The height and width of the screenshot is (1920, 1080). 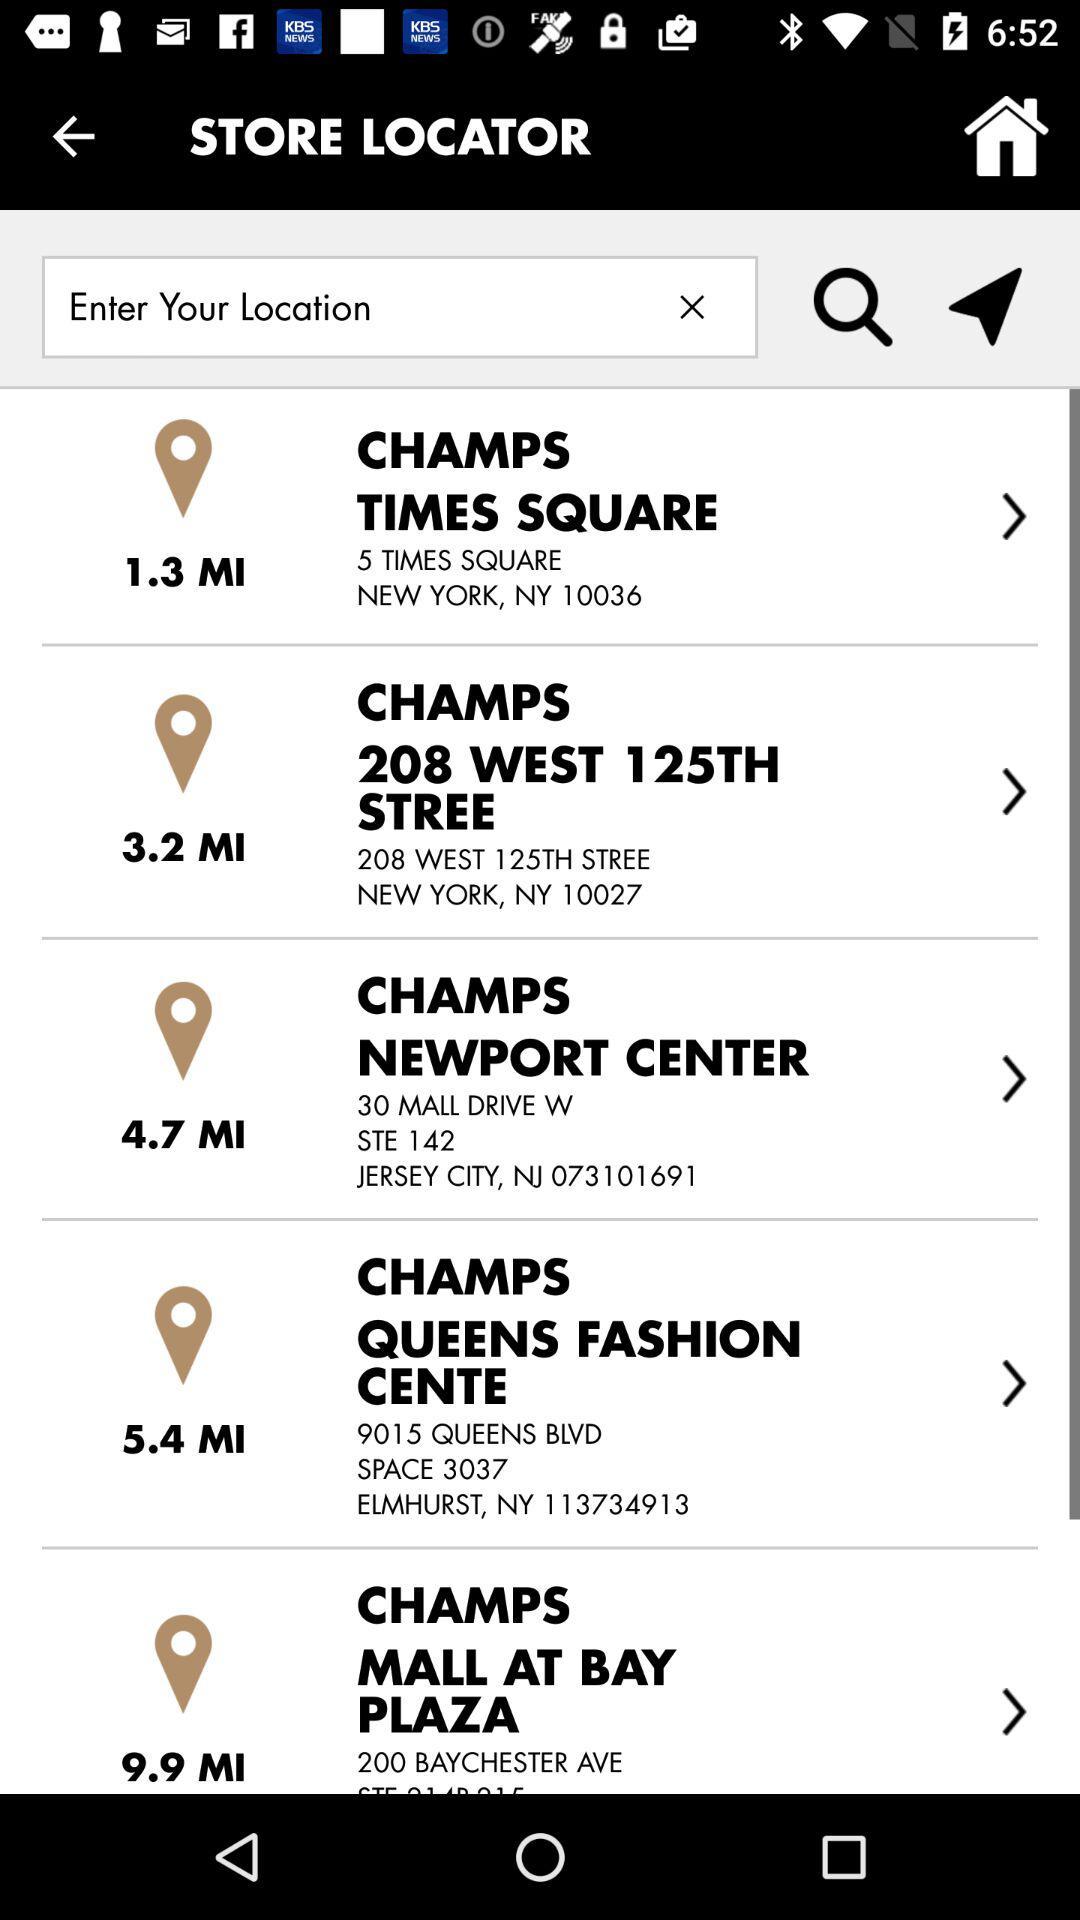 I want to click on location, so click(x=336, y=306).